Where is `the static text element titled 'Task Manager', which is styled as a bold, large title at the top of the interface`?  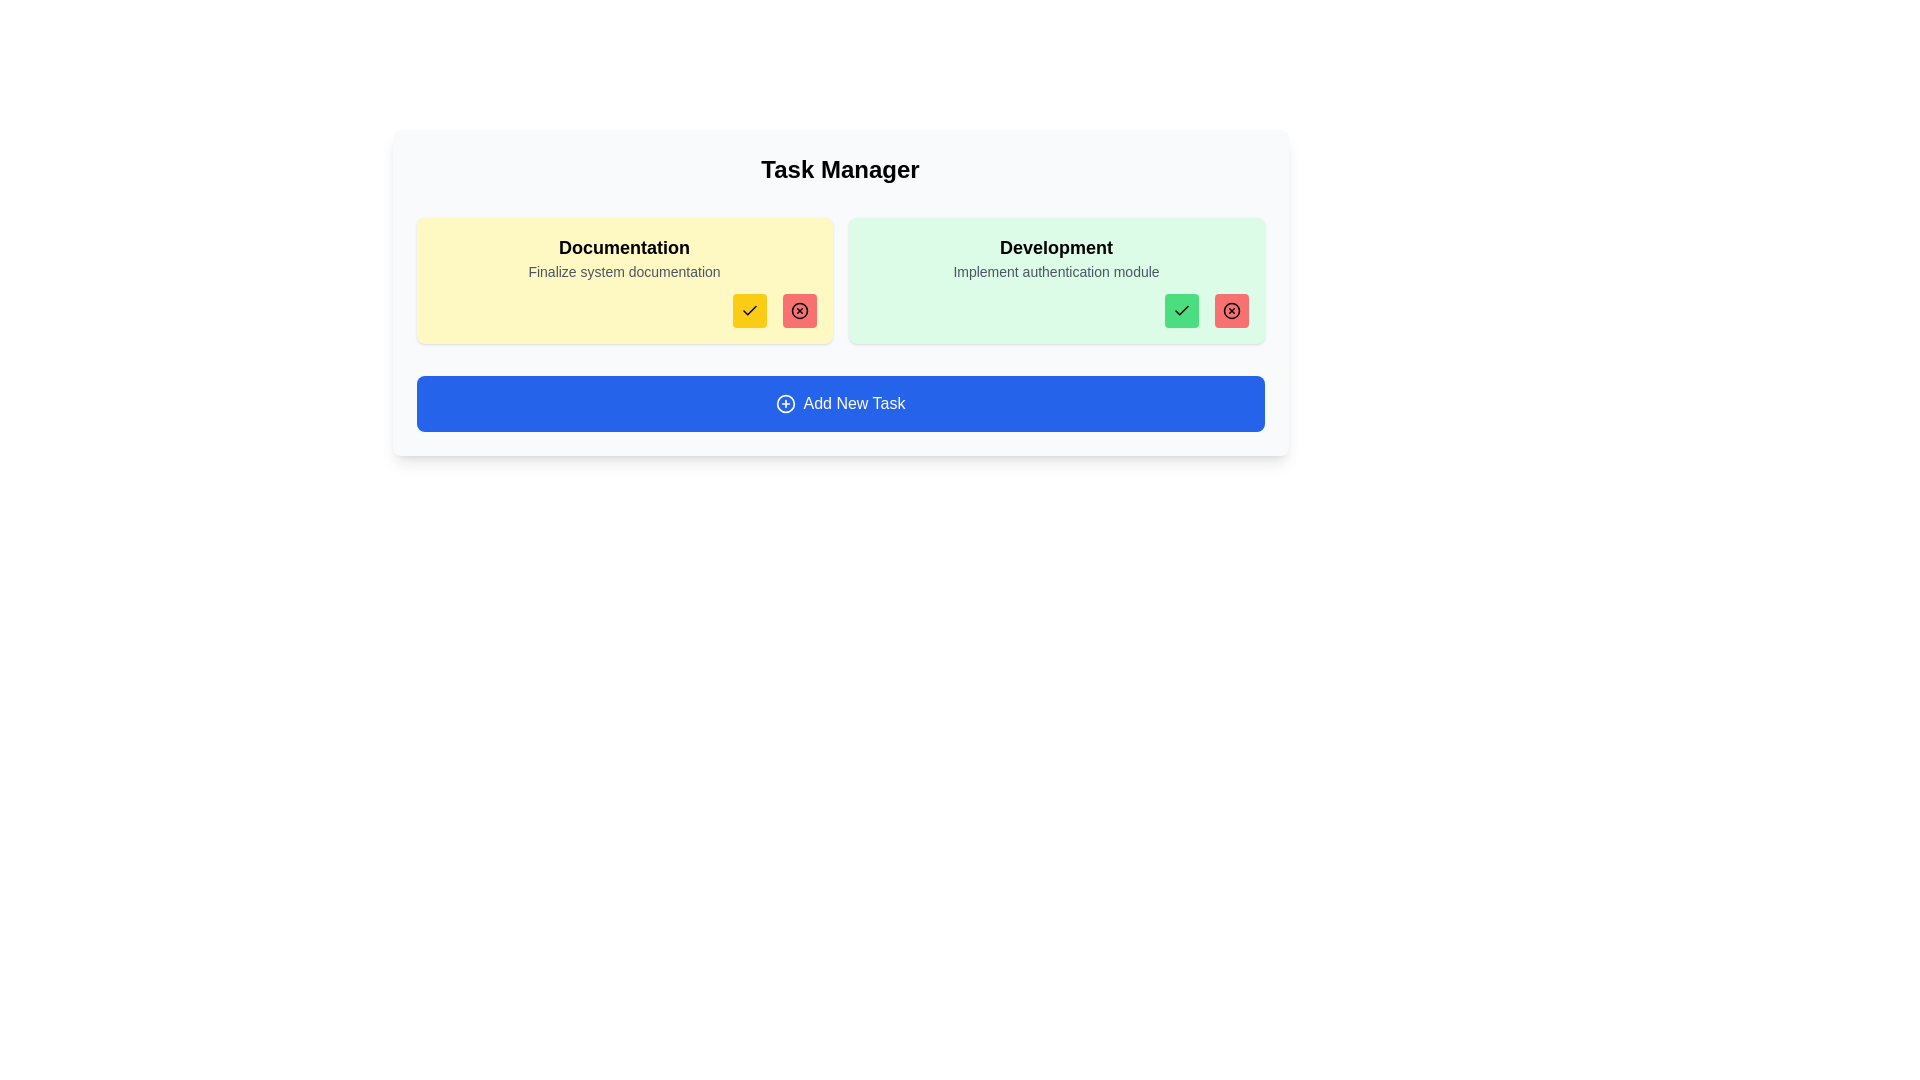
the static text element titled 'Task Manager', which is styled as a bold, large title at the top of the interface is located at coordinates (840, 168).